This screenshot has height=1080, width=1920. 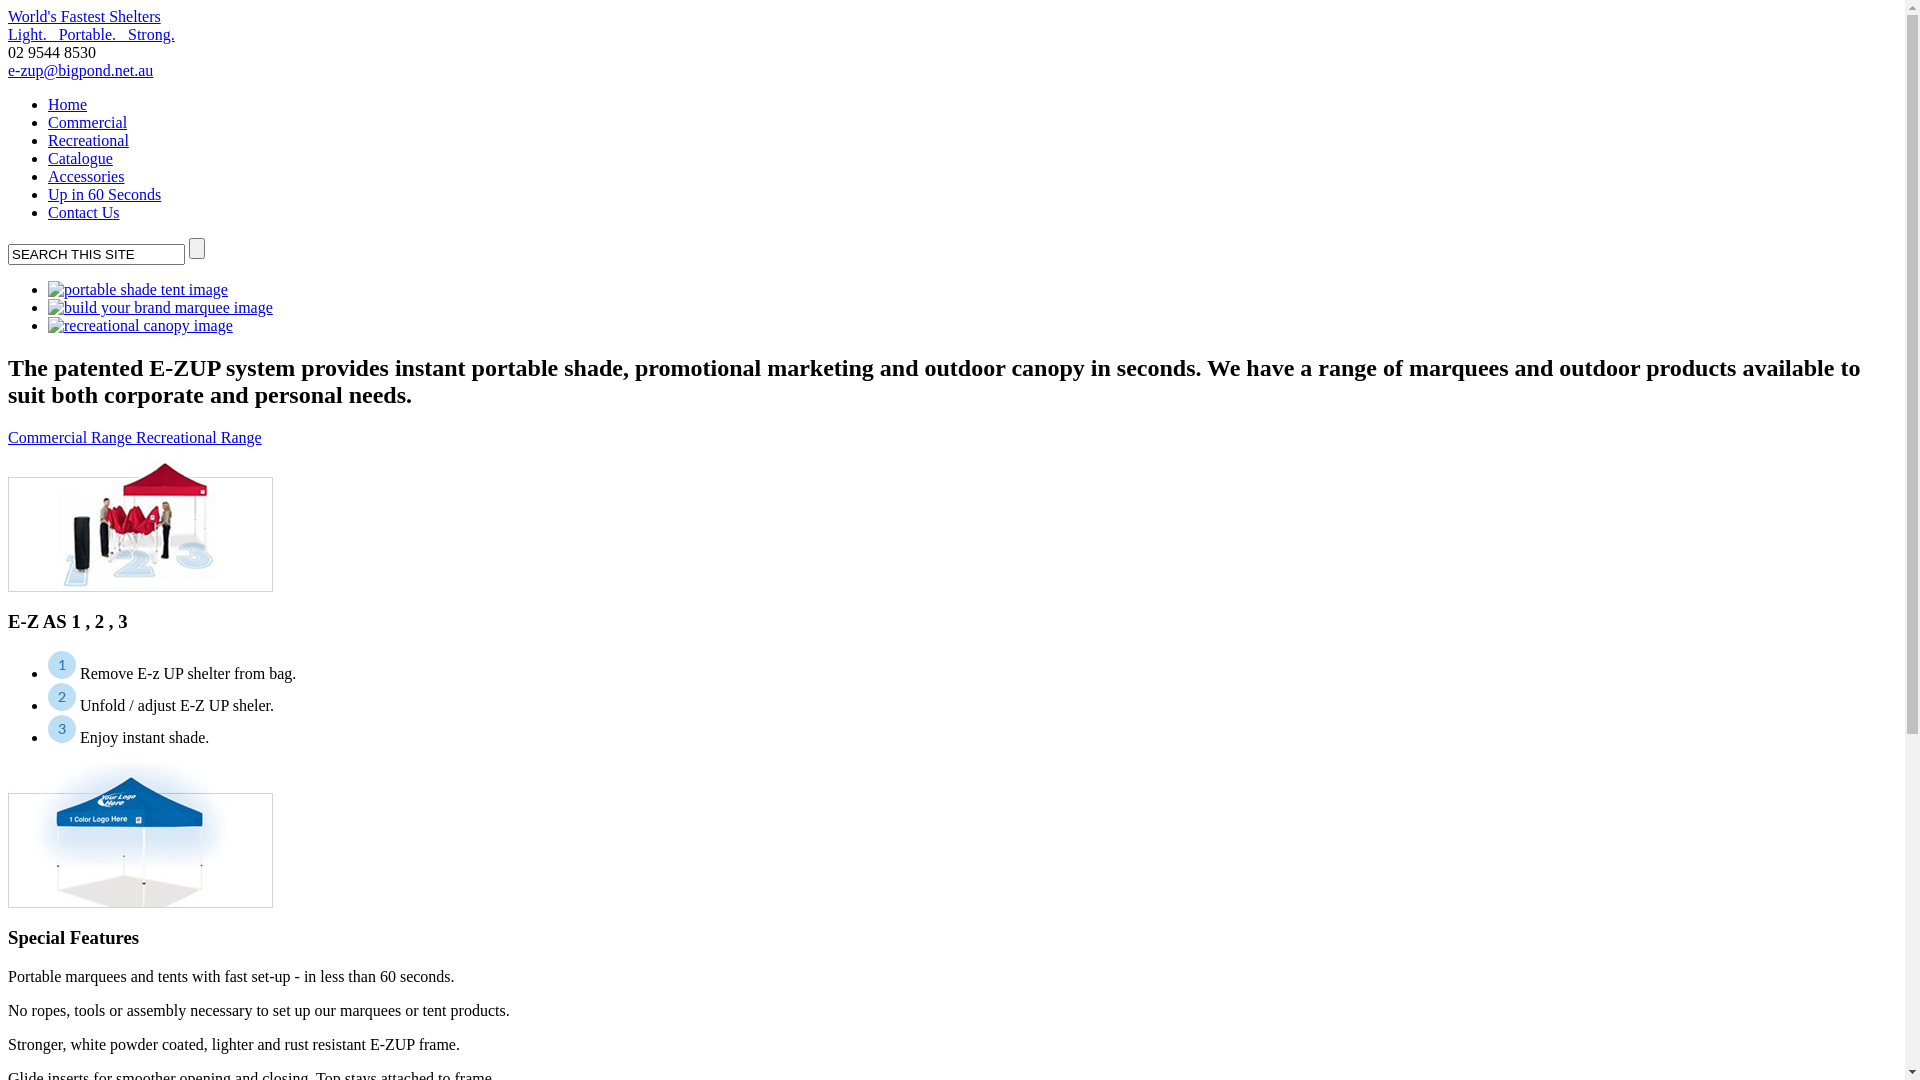 I want to click on 'Up in 60 Seconds', so click(x=103, y=194).